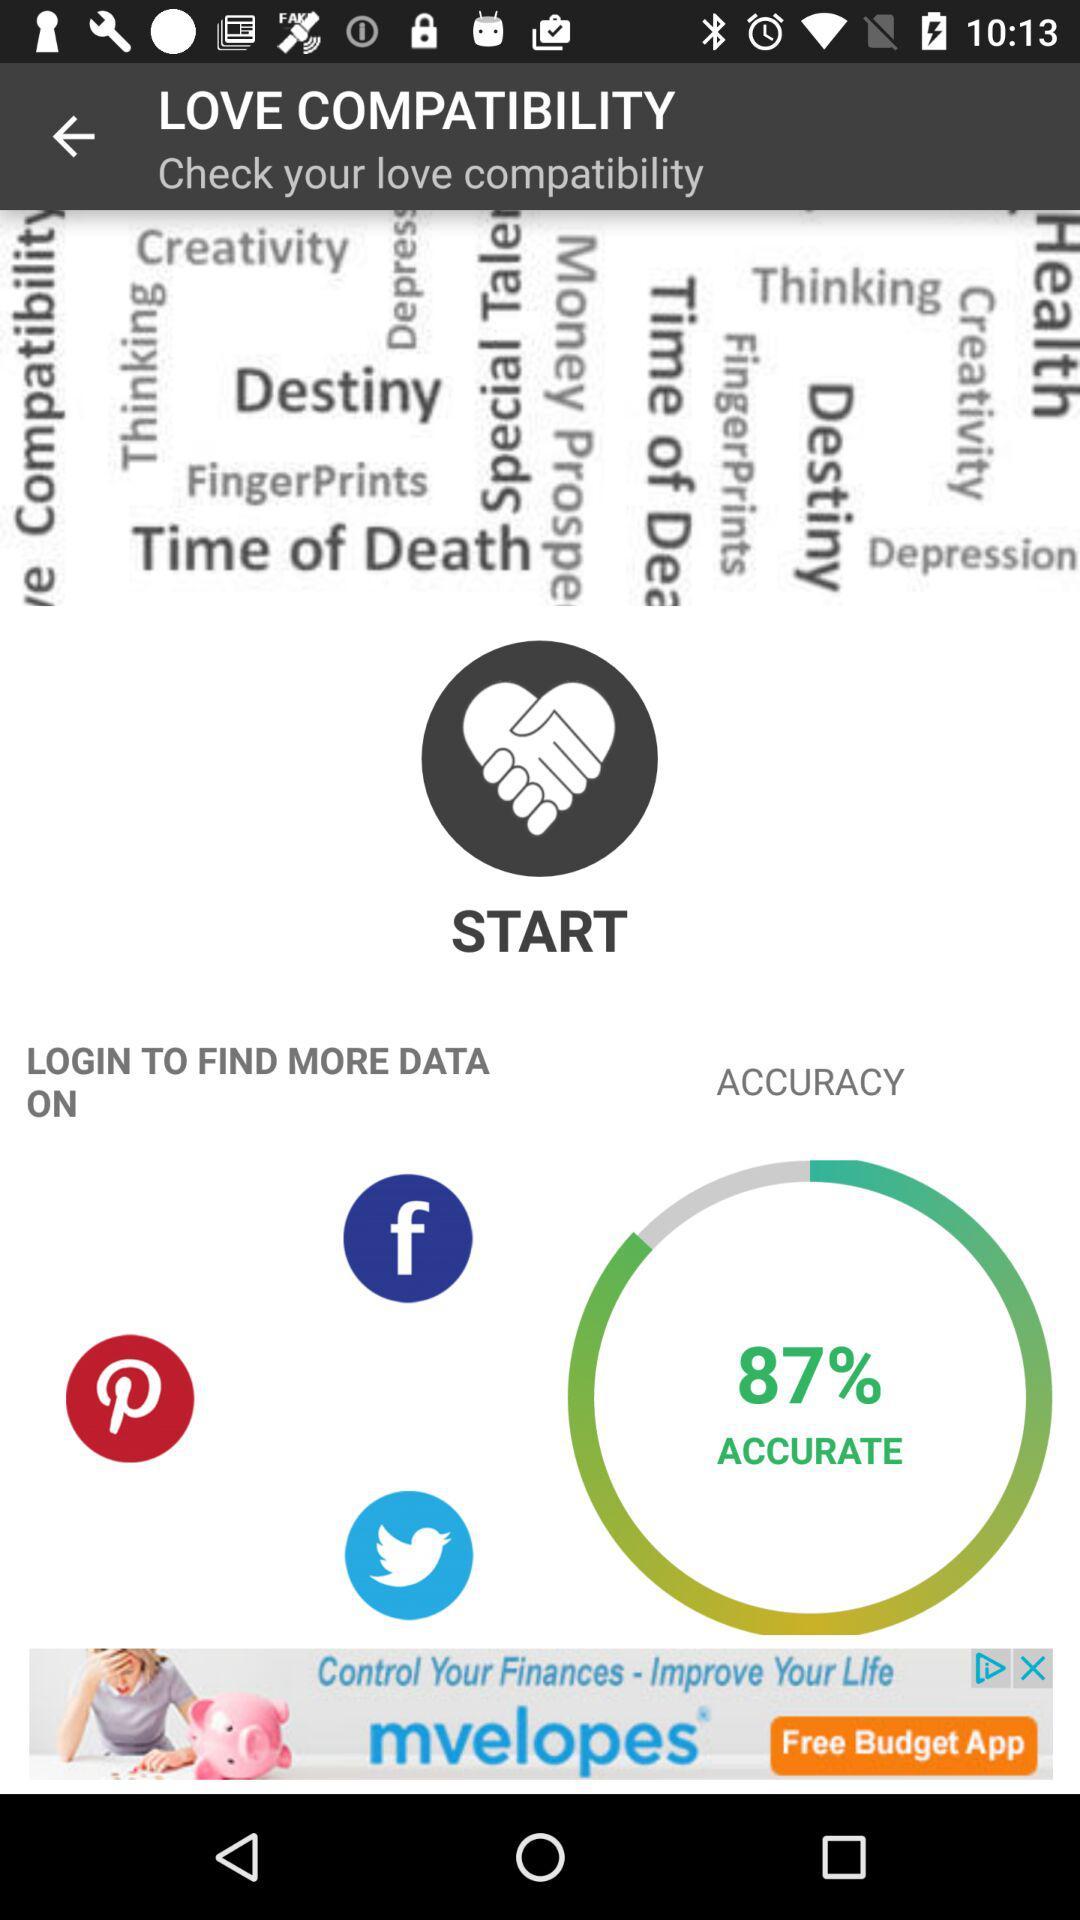  Describe the element at coordinates (131, 1396) in the screenshot. I see `pinterest` at that location.